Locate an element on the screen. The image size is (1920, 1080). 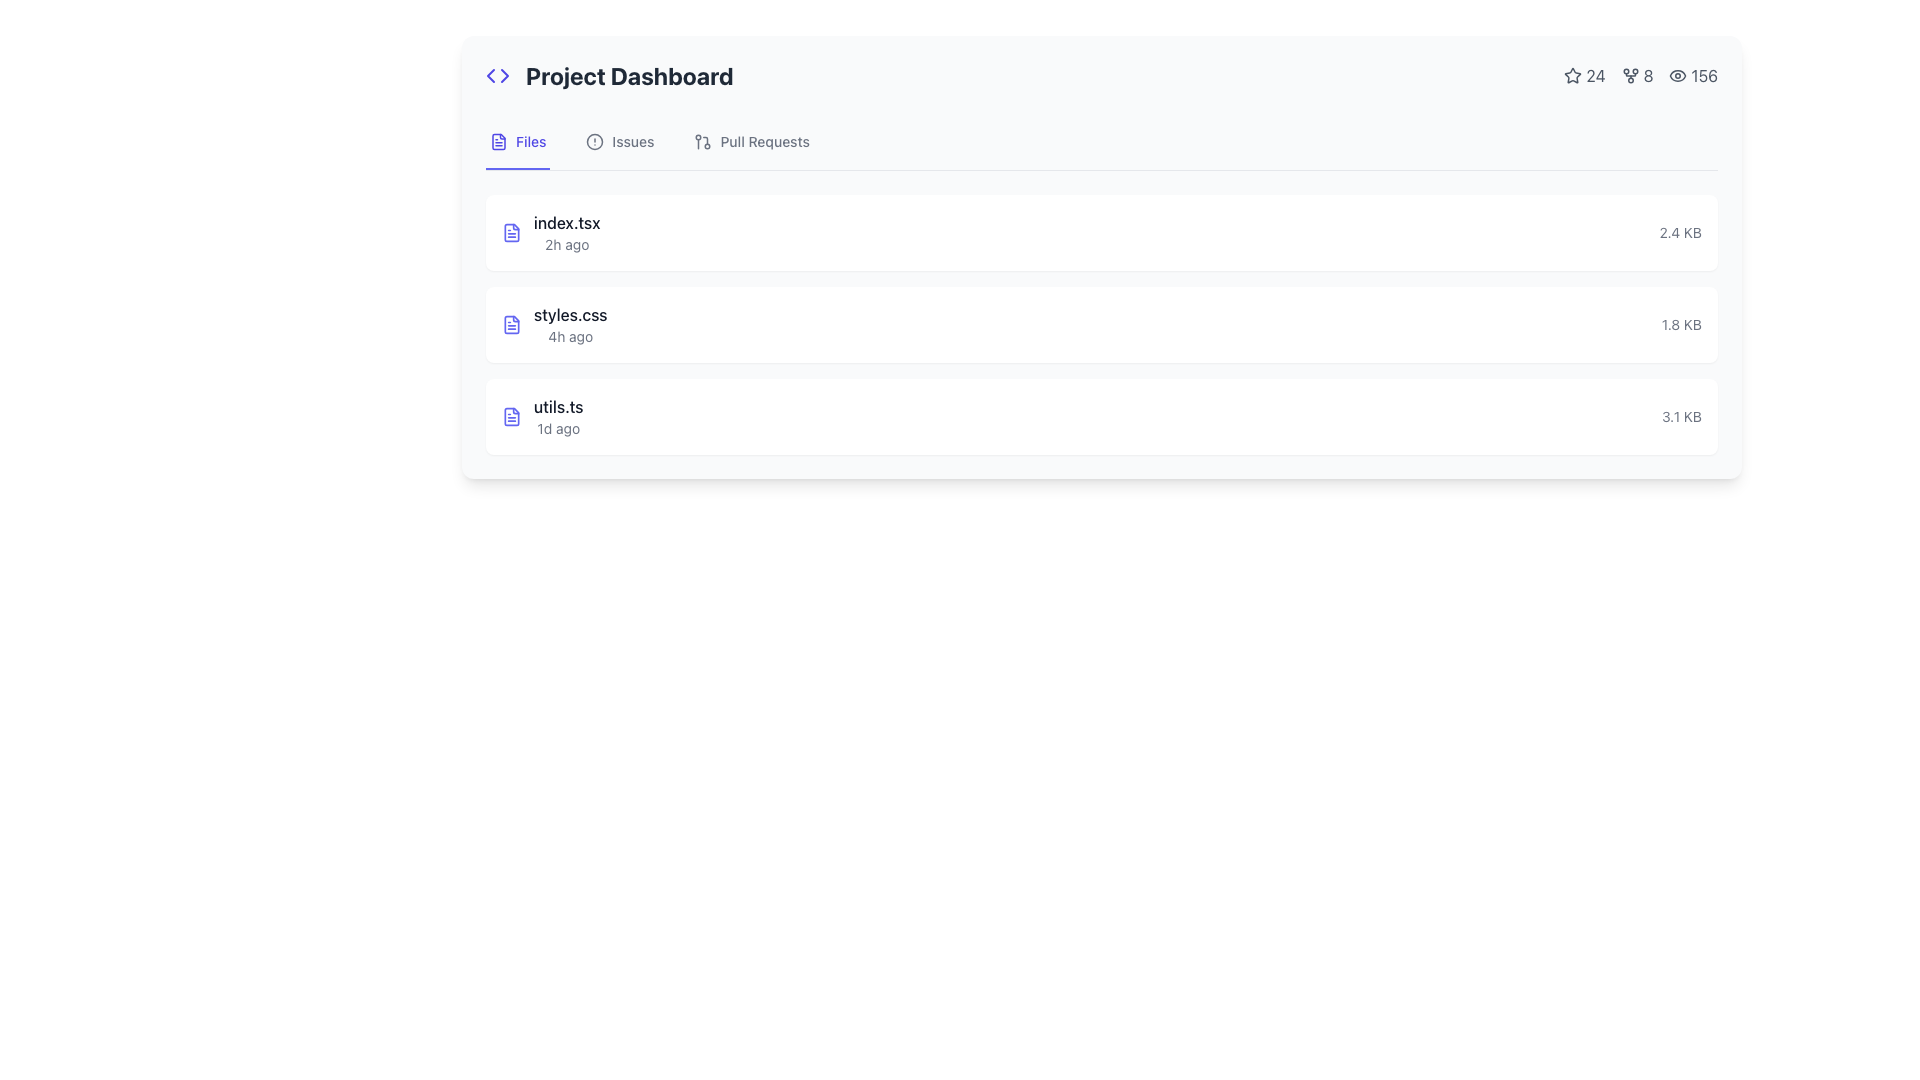
the file metadata entry for 'styles.css' is located at coordinates (554, 323).